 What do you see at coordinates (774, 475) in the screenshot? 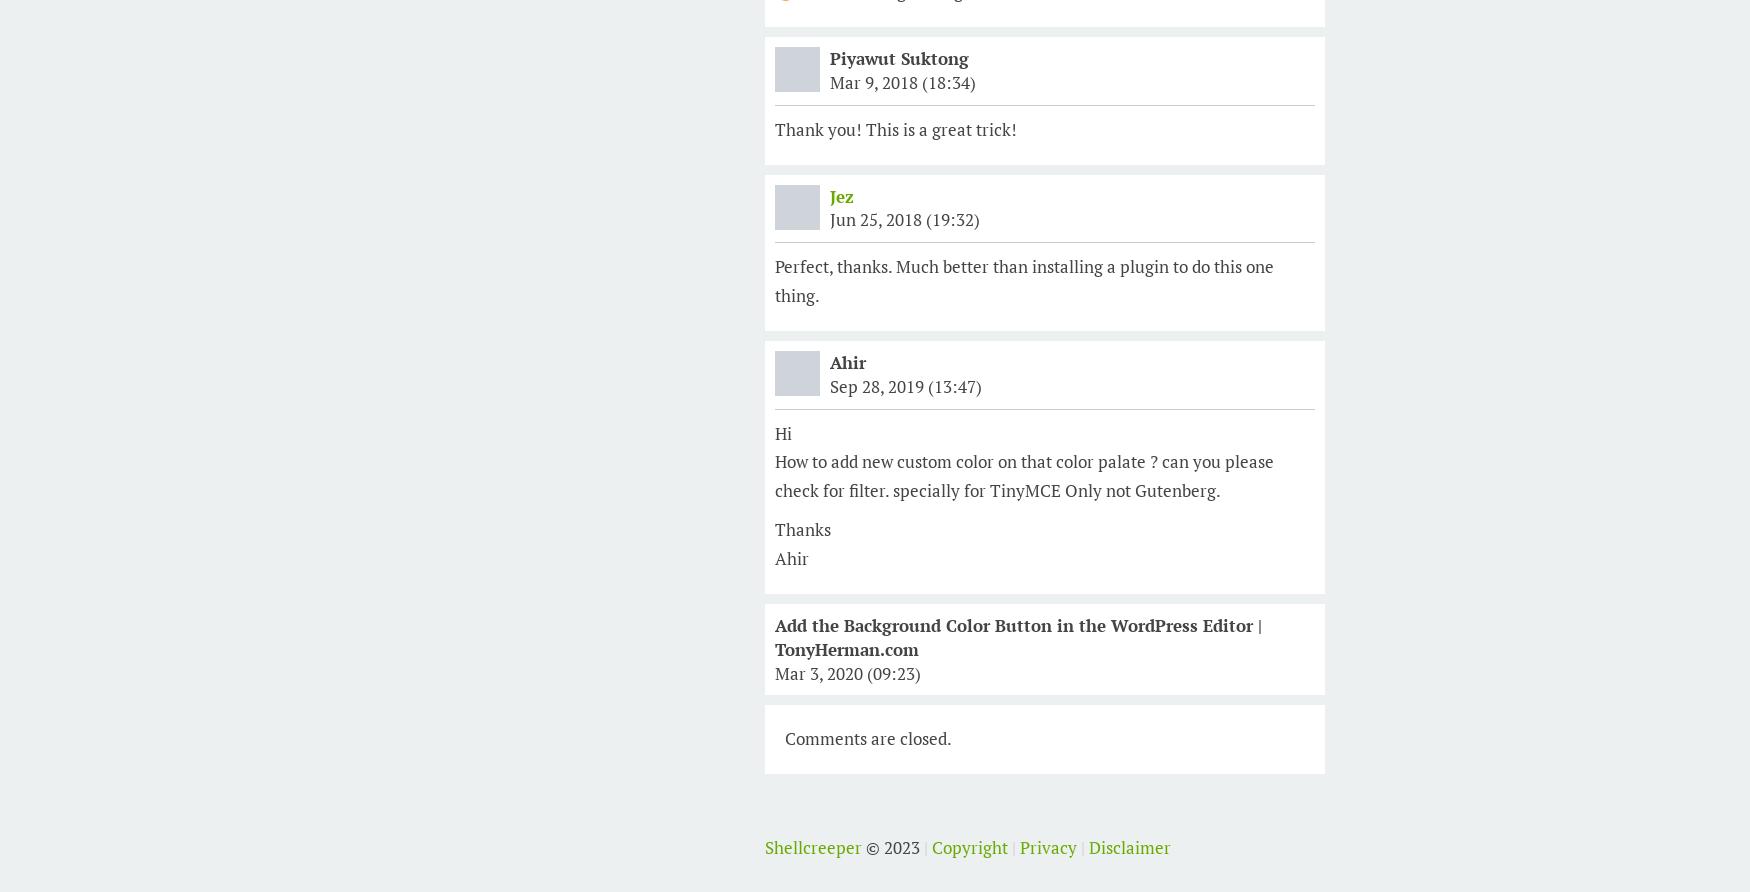
I see `'How to add new custom color on that color palate ? can you please check for filter. specially for  TinyMCE Only not Gutenberg.'` at bounding box center [774, 475].